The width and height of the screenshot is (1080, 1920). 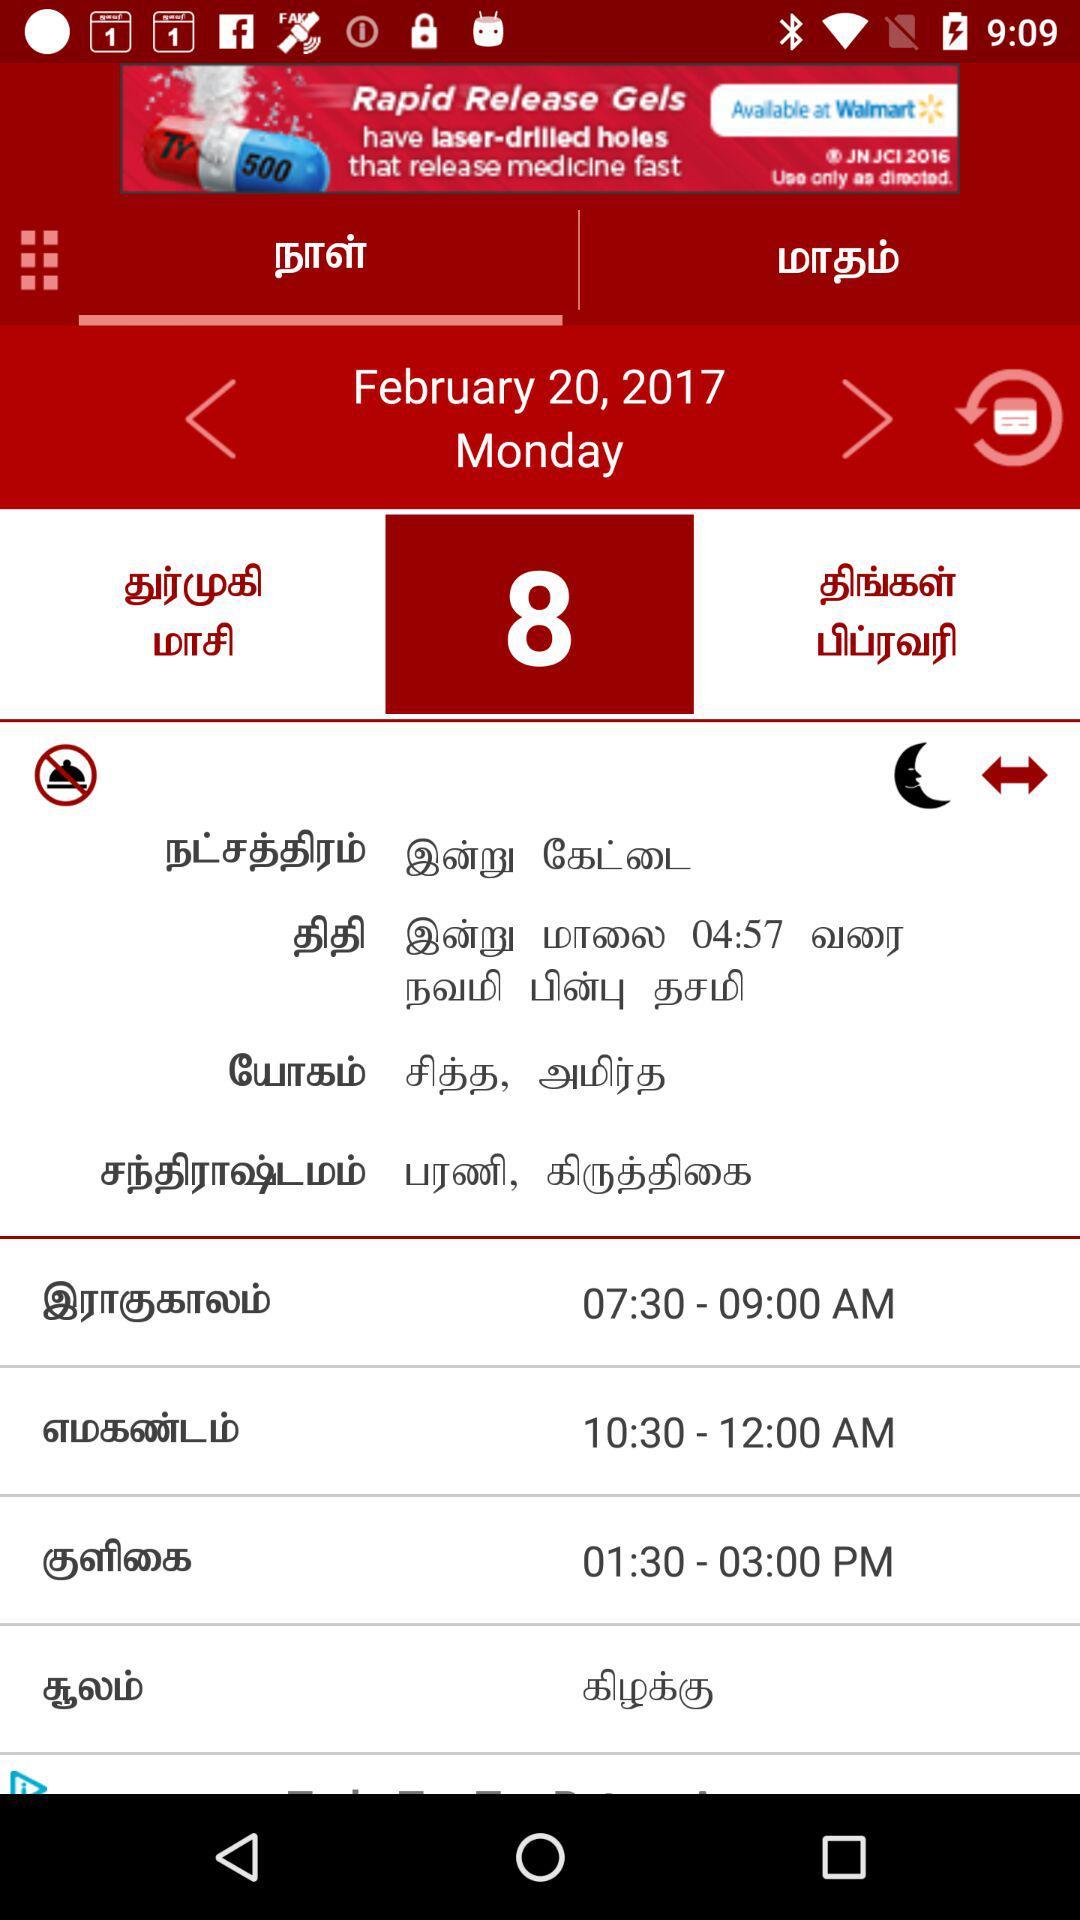 I want to click on open calendar, so click(x=1008, y=416).